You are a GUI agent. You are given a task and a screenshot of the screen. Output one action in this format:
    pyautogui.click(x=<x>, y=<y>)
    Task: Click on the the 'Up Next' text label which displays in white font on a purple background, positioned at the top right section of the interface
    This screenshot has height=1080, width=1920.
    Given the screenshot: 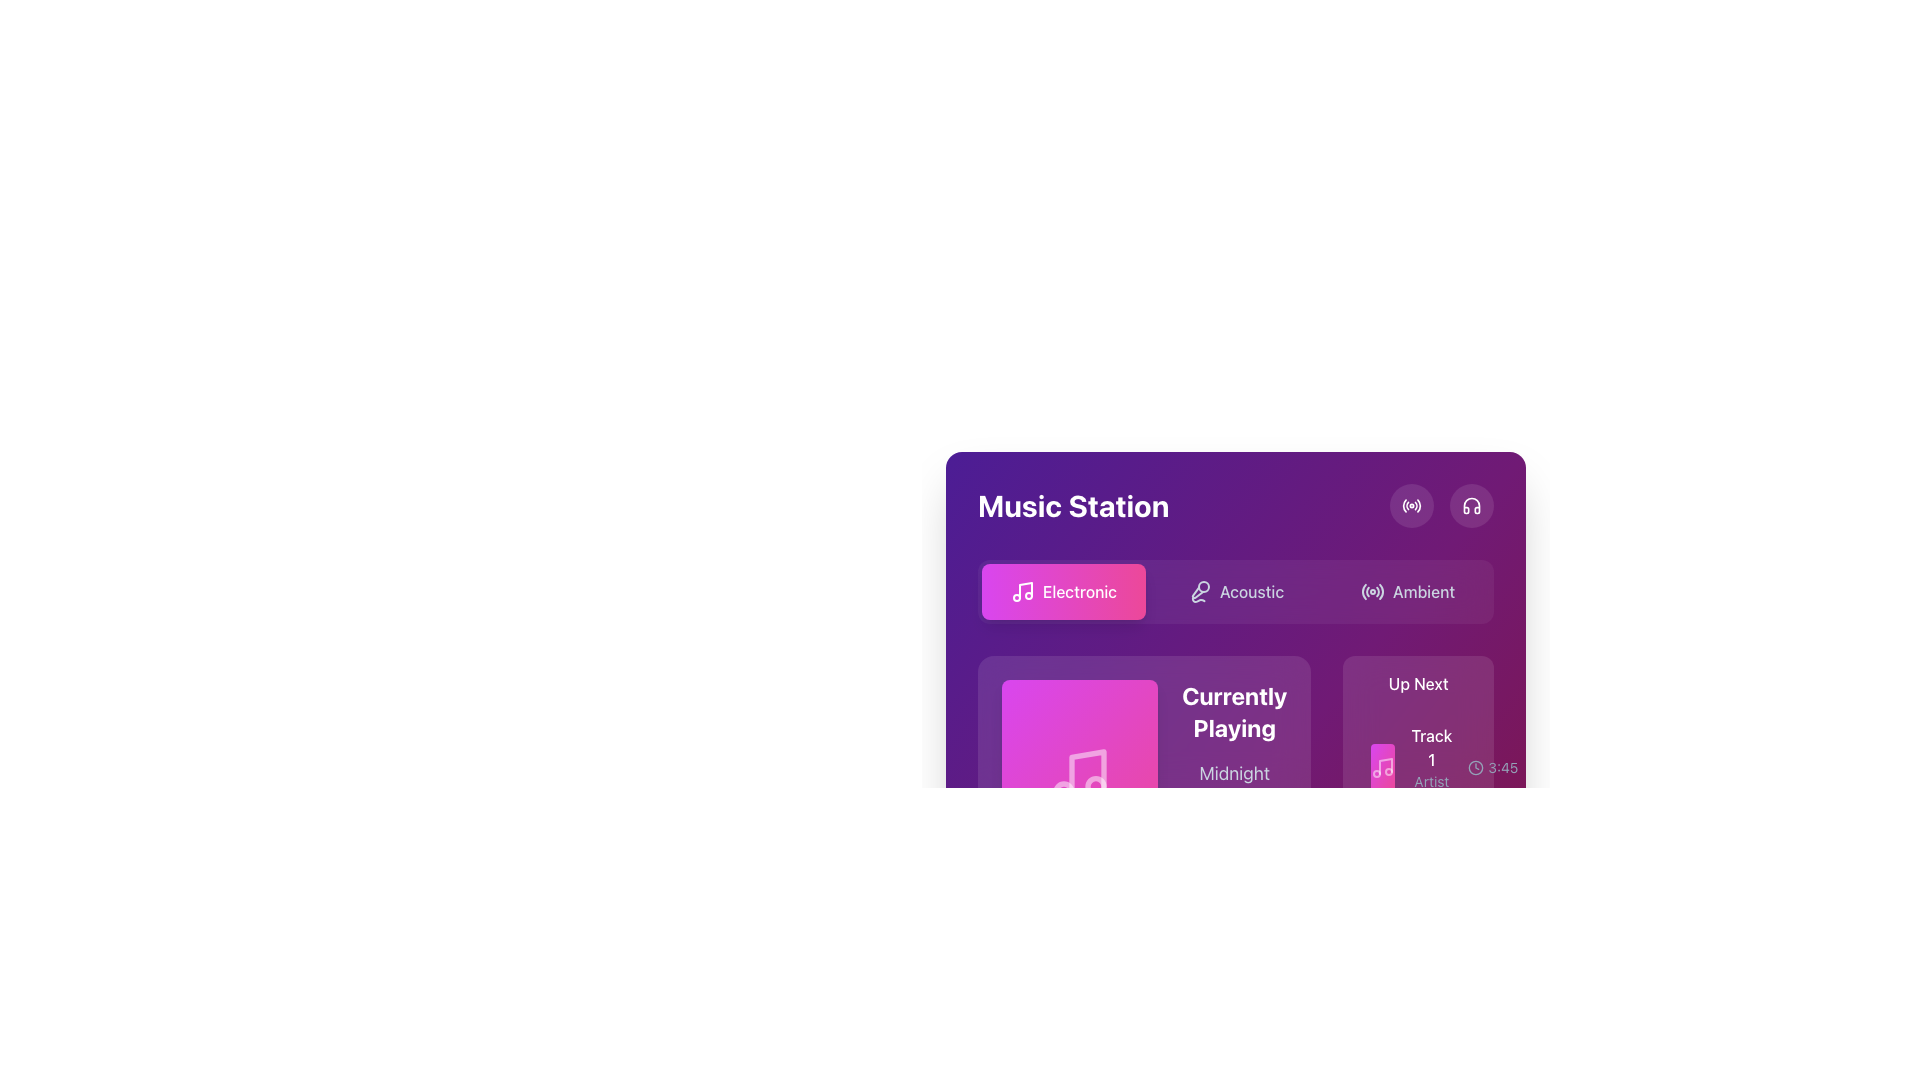 What is the action you would take?
    pyautogui.click(x=1417, y=682)
    